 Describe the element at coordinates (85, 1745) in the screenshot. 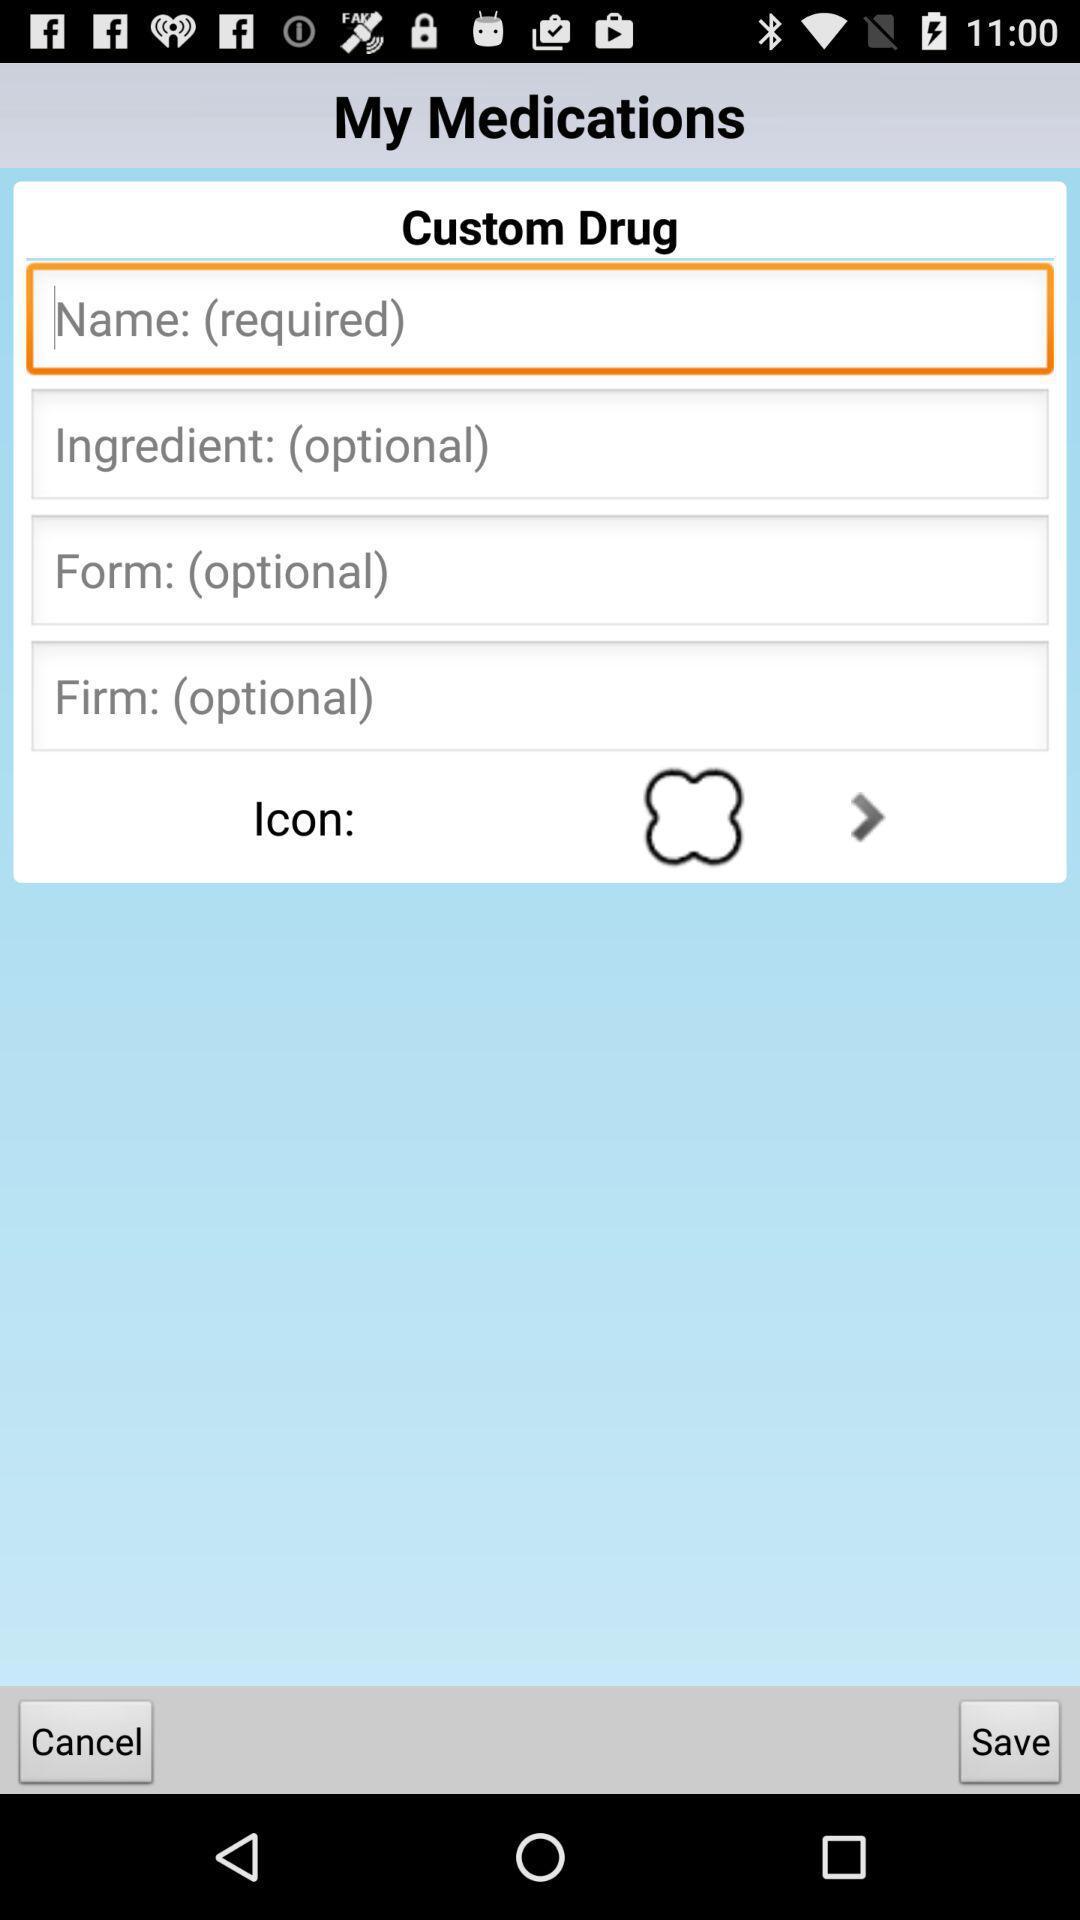

I see `the button next to the save item` at that location.